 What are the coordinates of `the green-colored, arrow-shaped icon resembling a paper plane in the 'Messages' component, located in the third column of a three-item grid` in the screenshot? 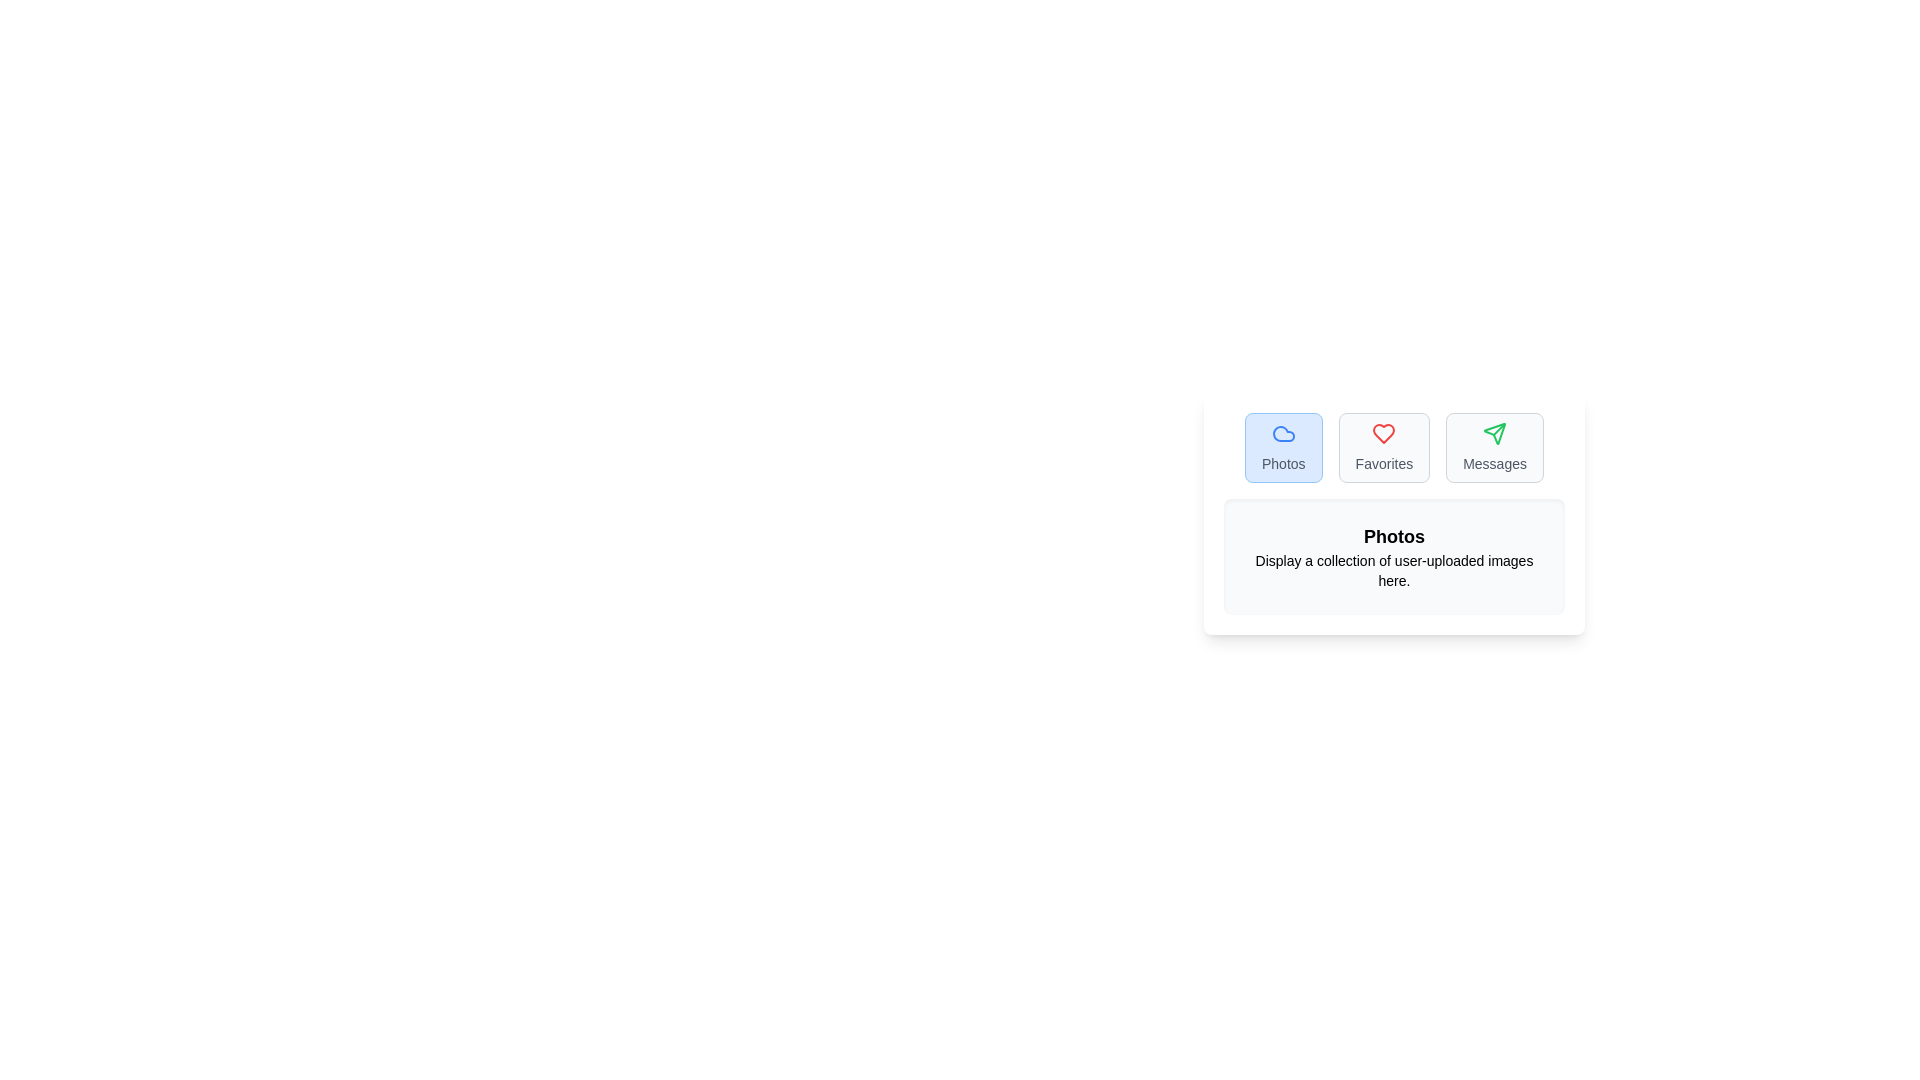 It's located at (1495, 433).